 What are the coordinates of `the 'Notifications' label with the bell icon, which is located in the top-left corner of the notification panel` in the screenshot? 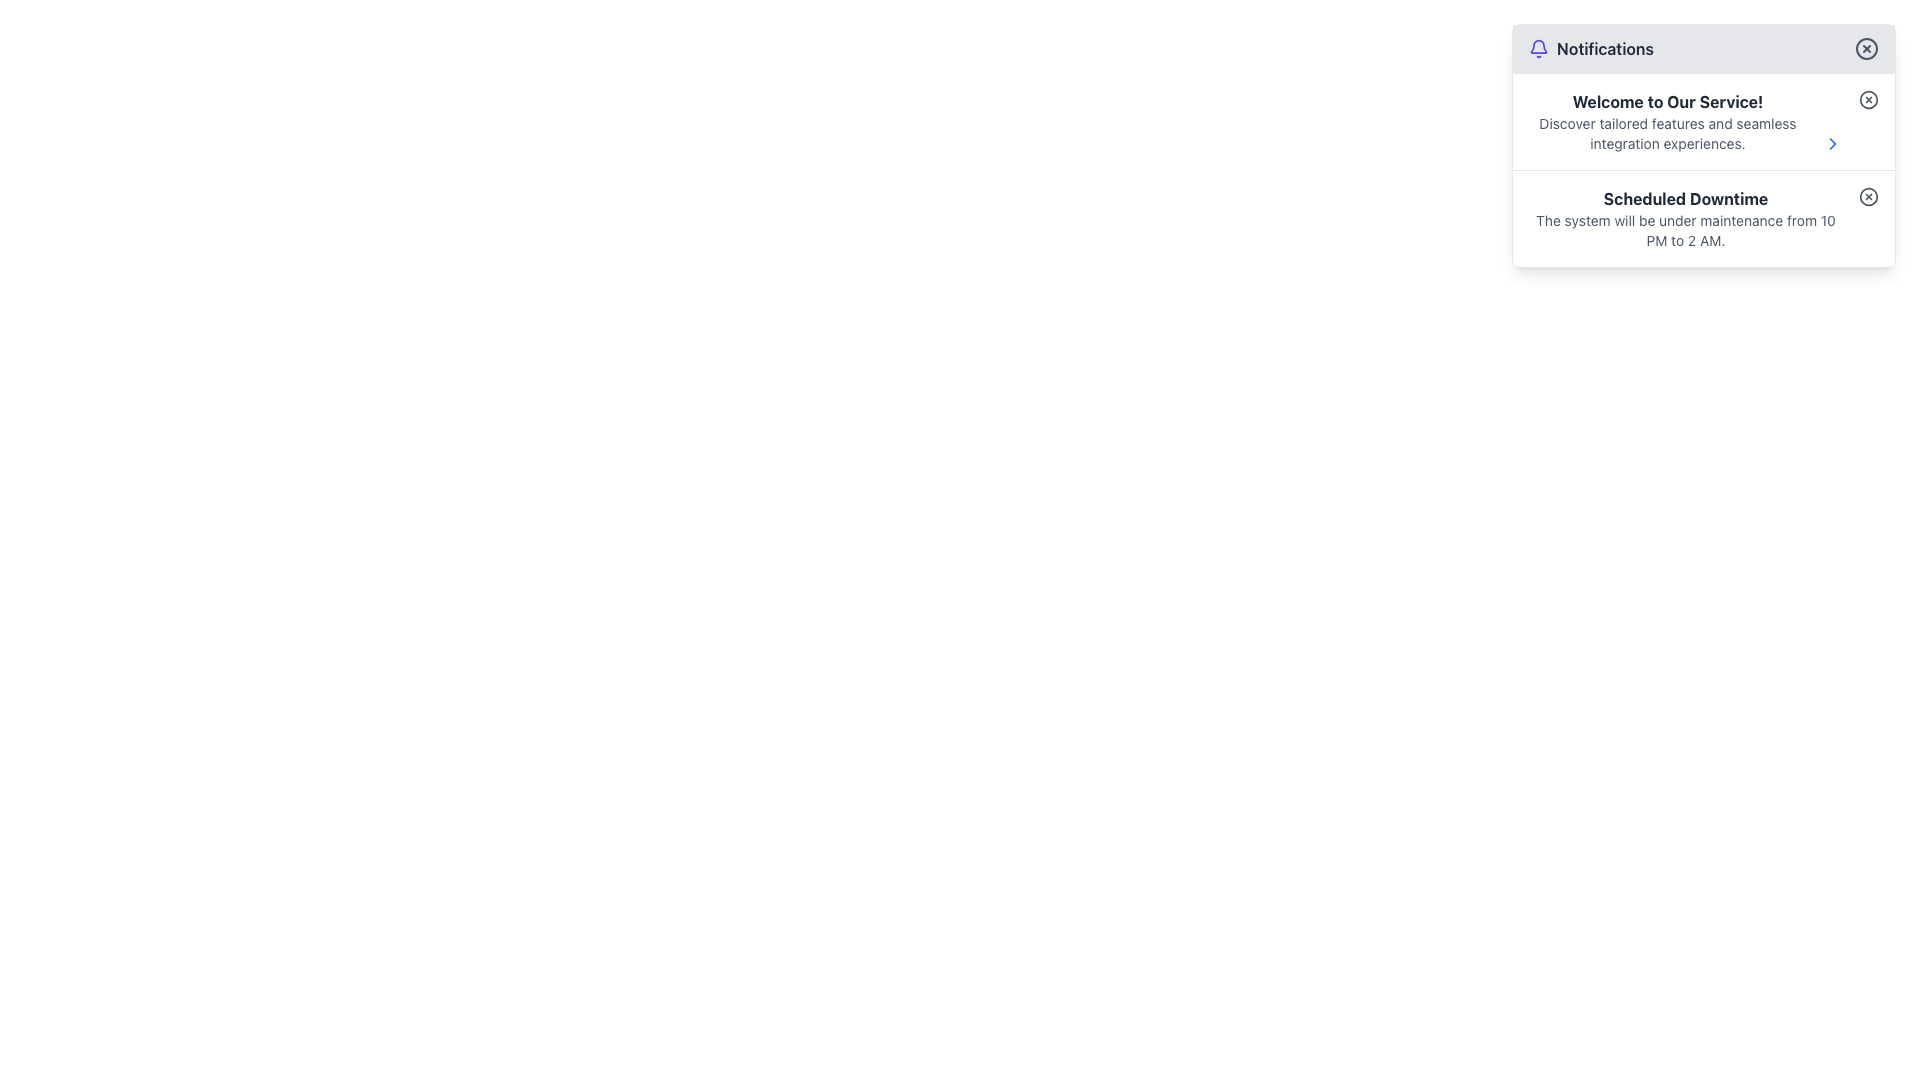 It's located at (1590, 48).